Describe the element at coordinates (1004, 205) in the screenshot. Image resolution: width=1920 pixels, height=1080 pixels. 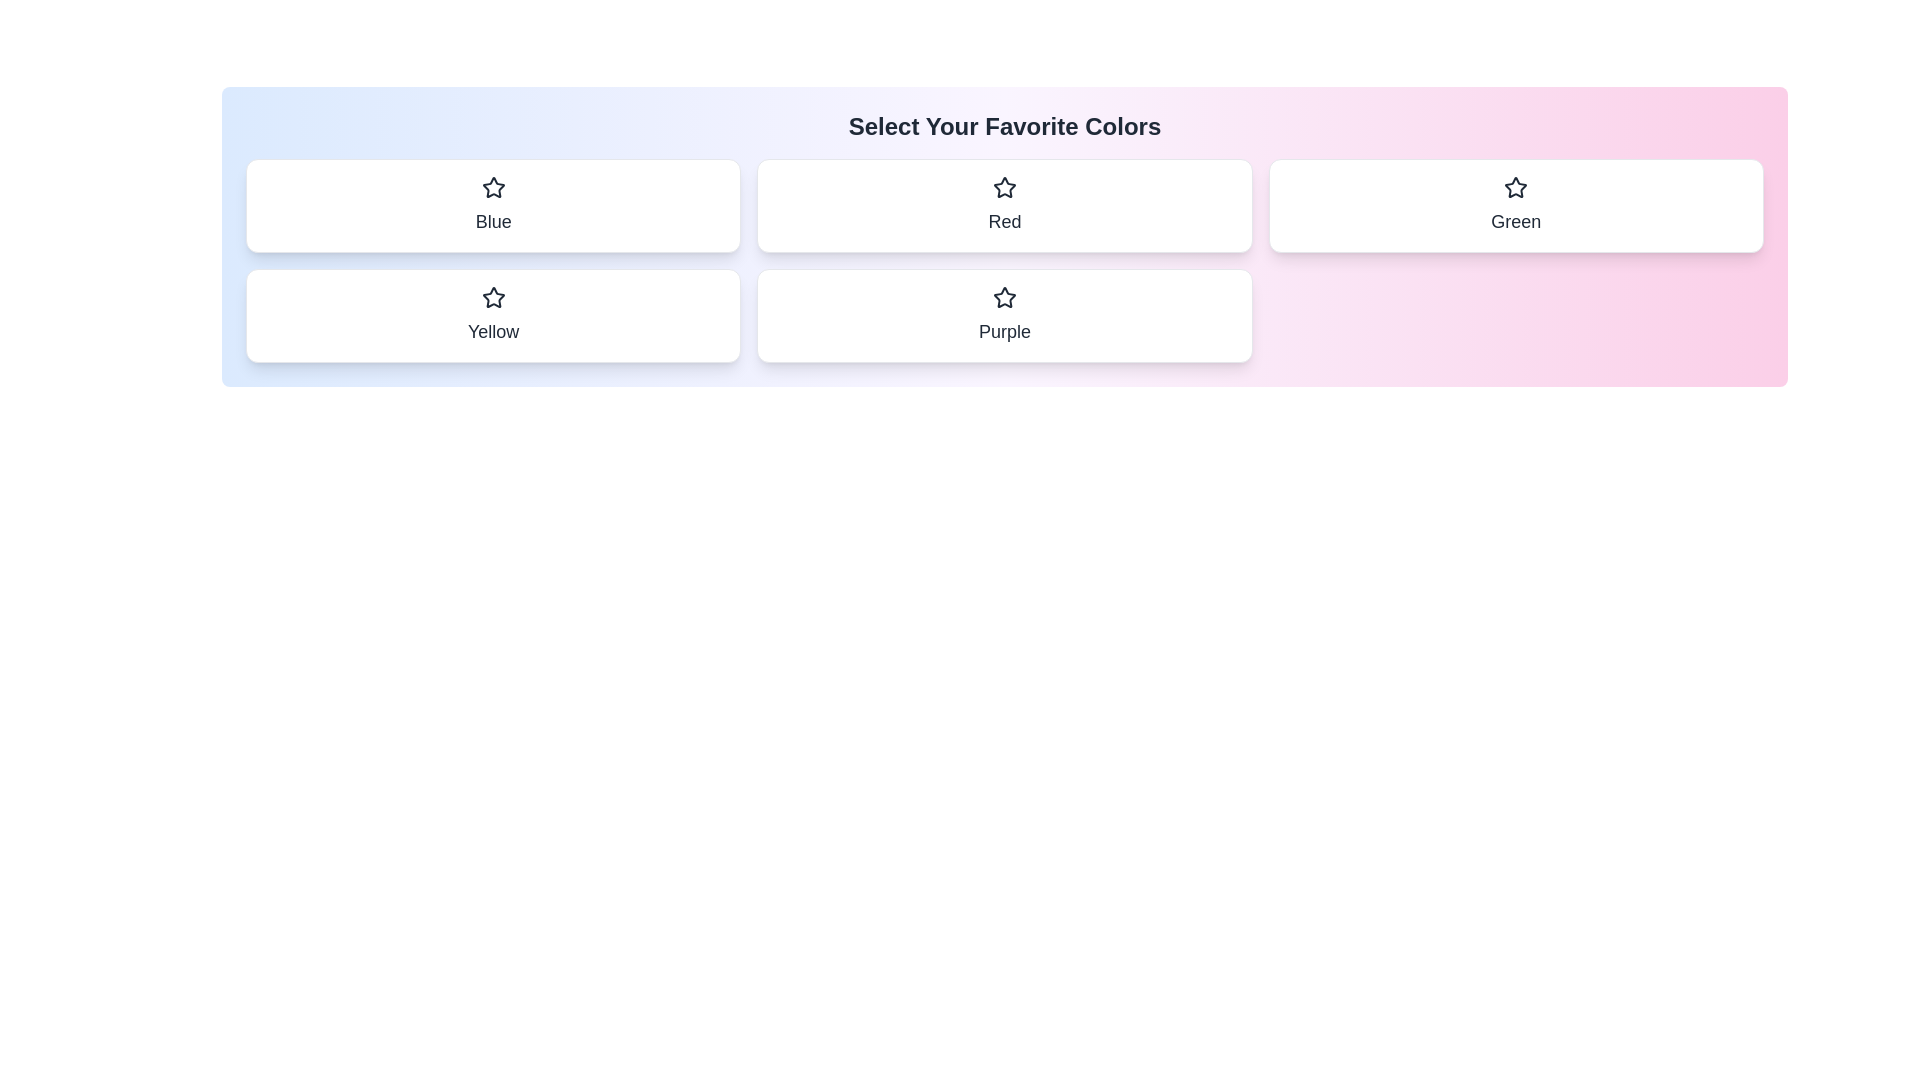
I see `the color chip Red` at that location.